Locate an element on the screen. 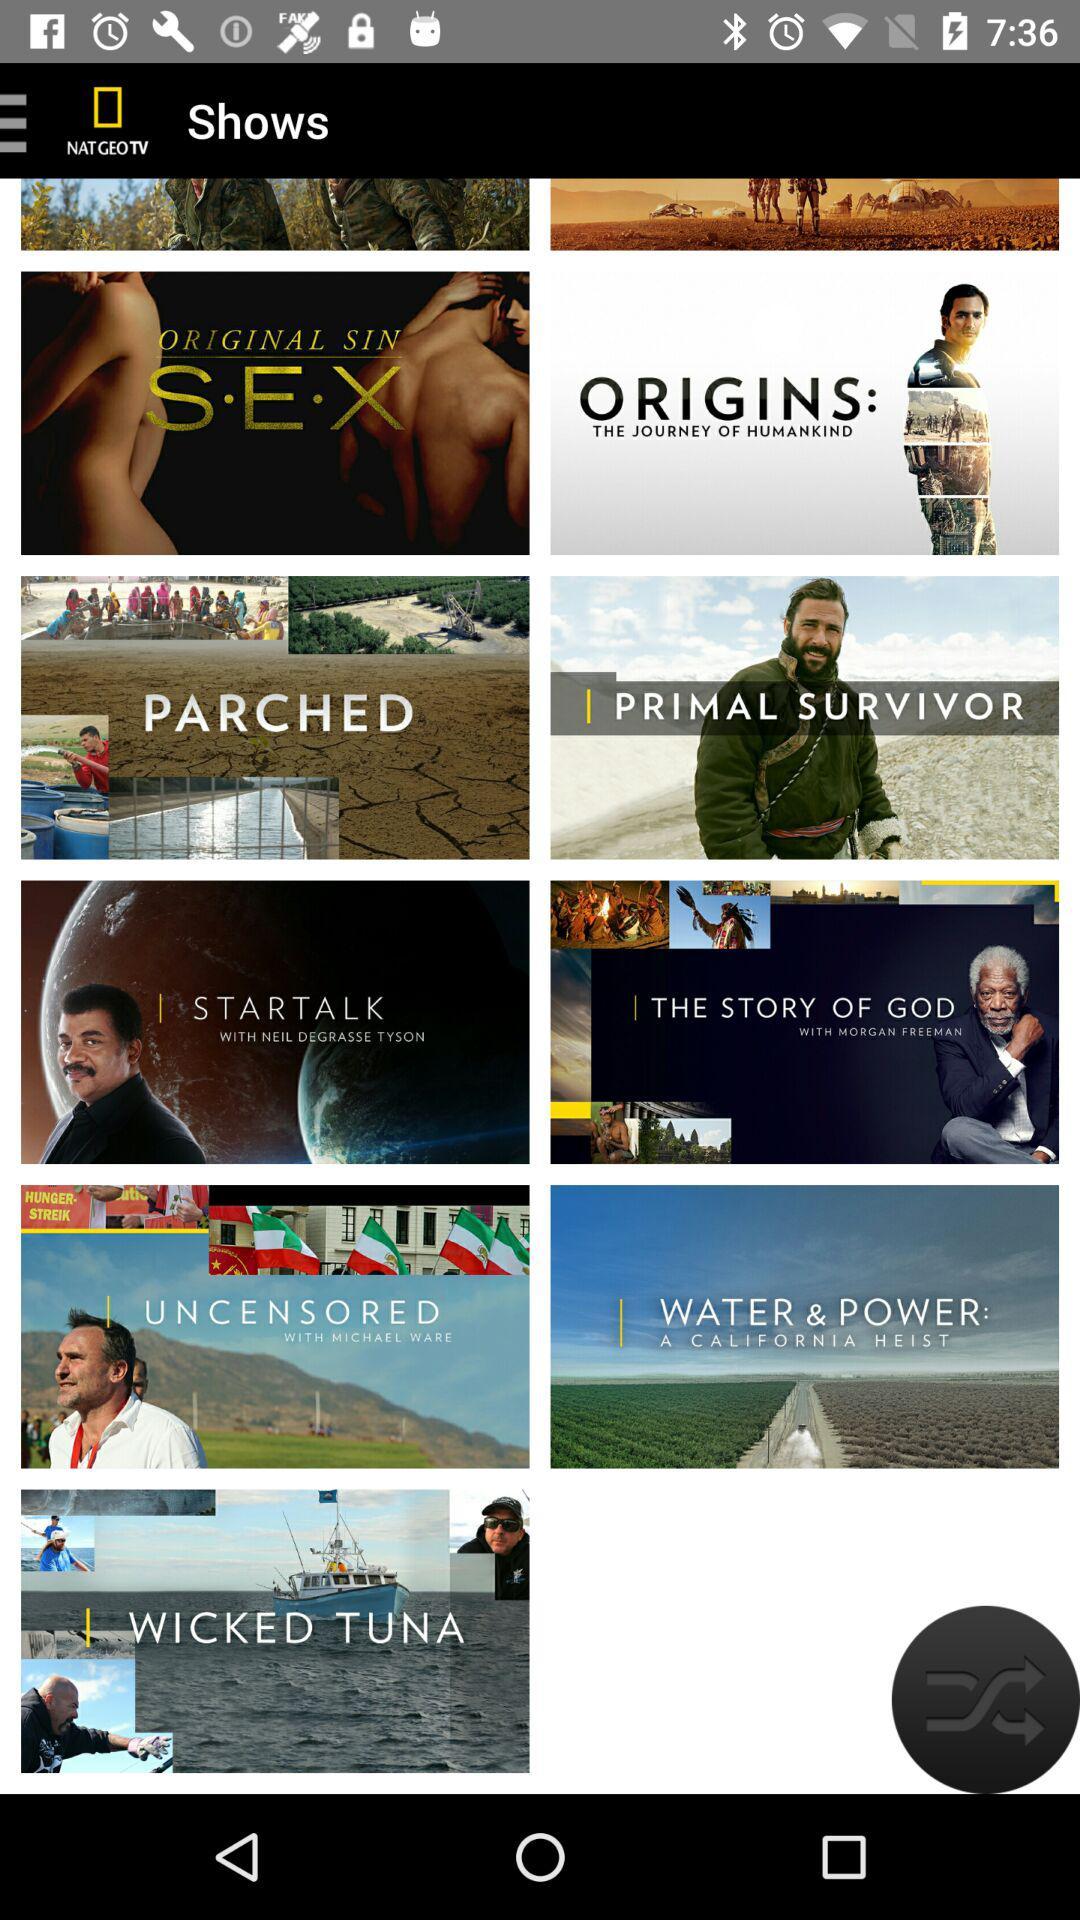 This screenshot has height=1920, width=1080. icon next to the shows item is located at coordinates (108, 119).